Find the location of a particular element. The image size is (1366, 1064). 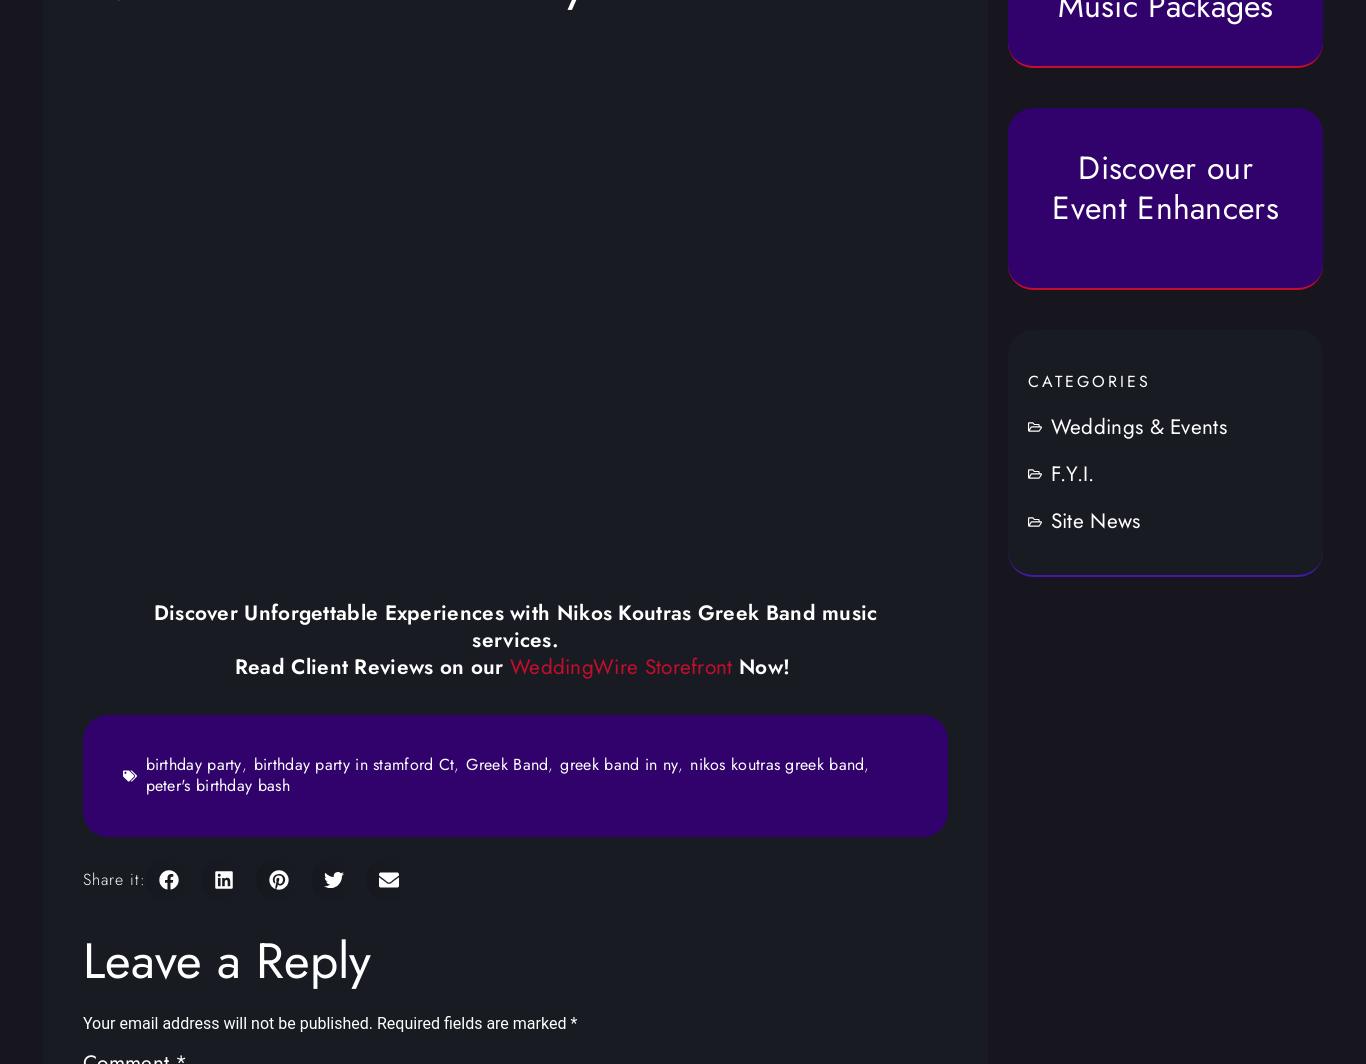

'greek band in ny' is located at coordinates (560, 764).